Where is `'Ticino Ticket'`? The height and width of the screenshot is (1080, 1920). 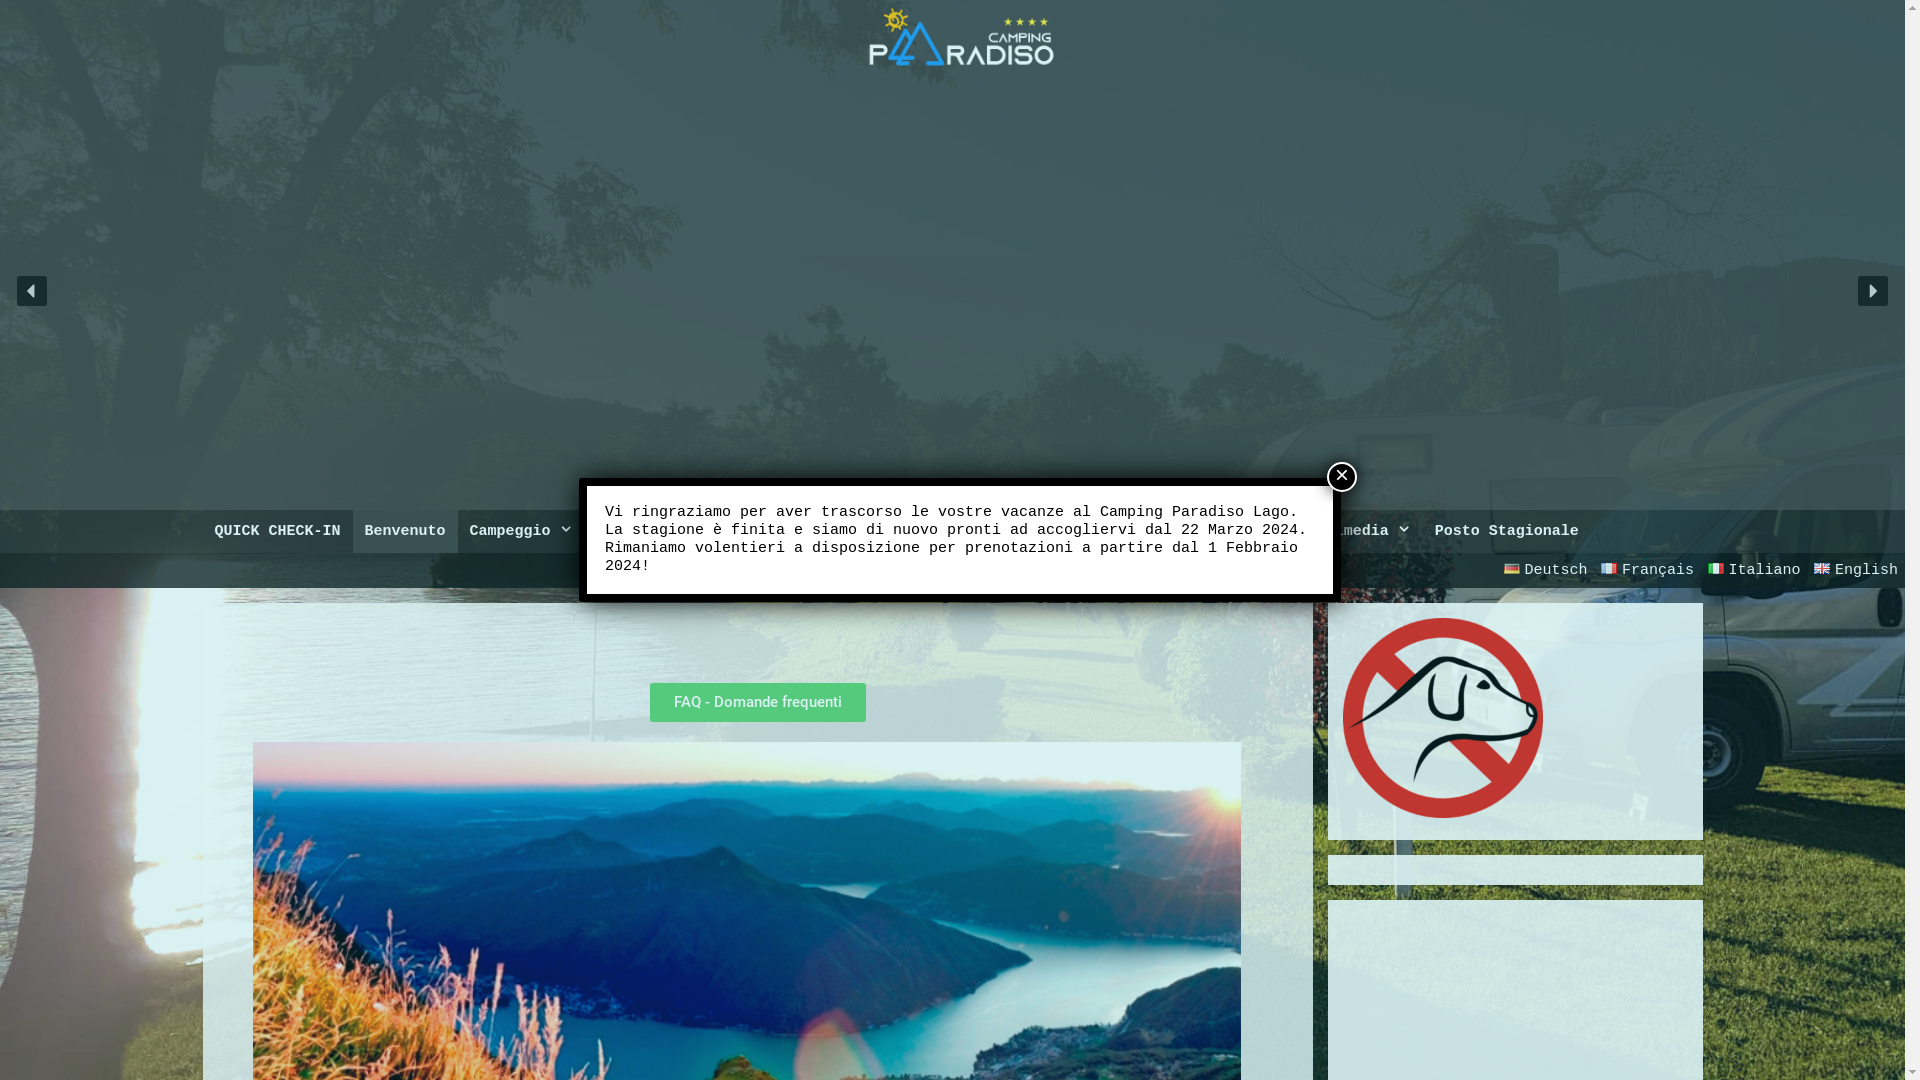
'Ticino Ticket' is located at coordinates (738, 530).